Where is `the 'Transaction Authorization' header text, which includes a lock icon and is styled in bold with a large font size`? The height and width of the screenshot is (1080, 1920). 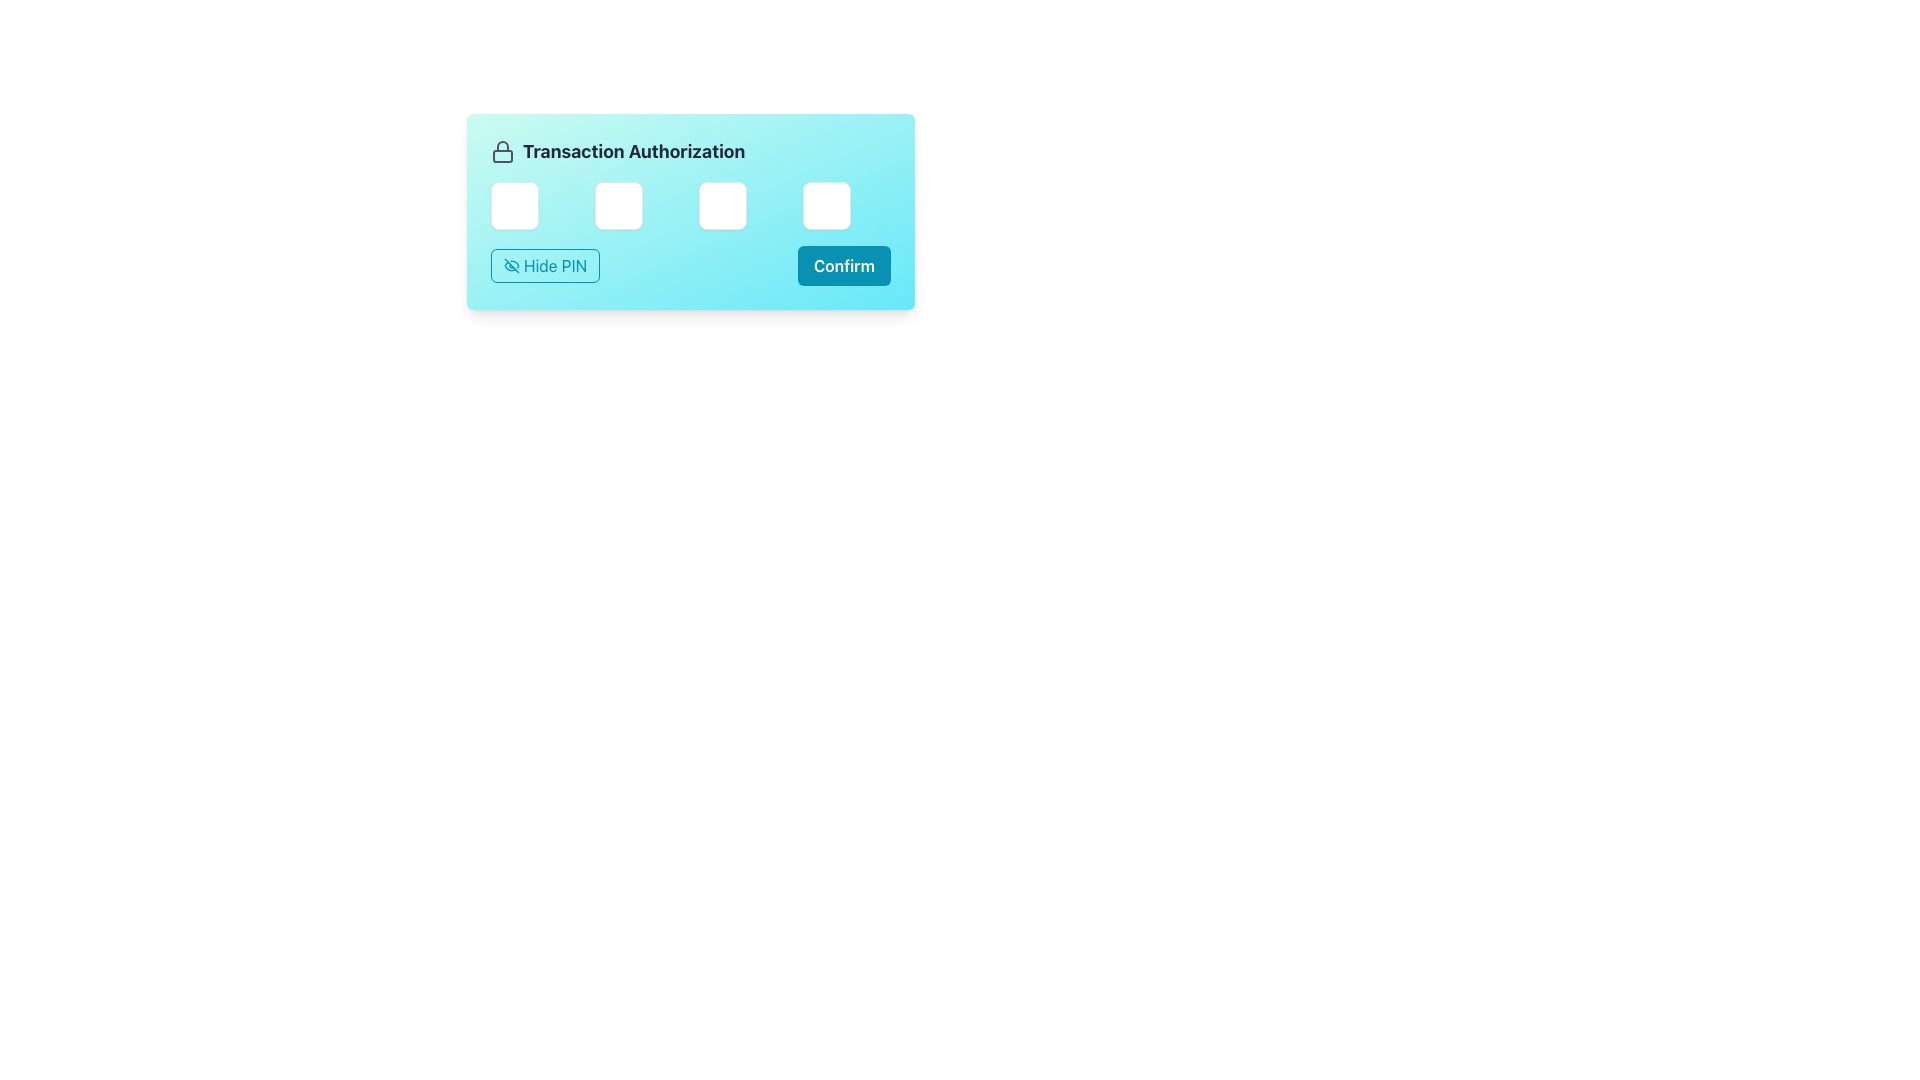
the 'Transaction Authorization' header text, which includes a lock icon and is styled in bold with a large font size is located at coordinates (691, 150).